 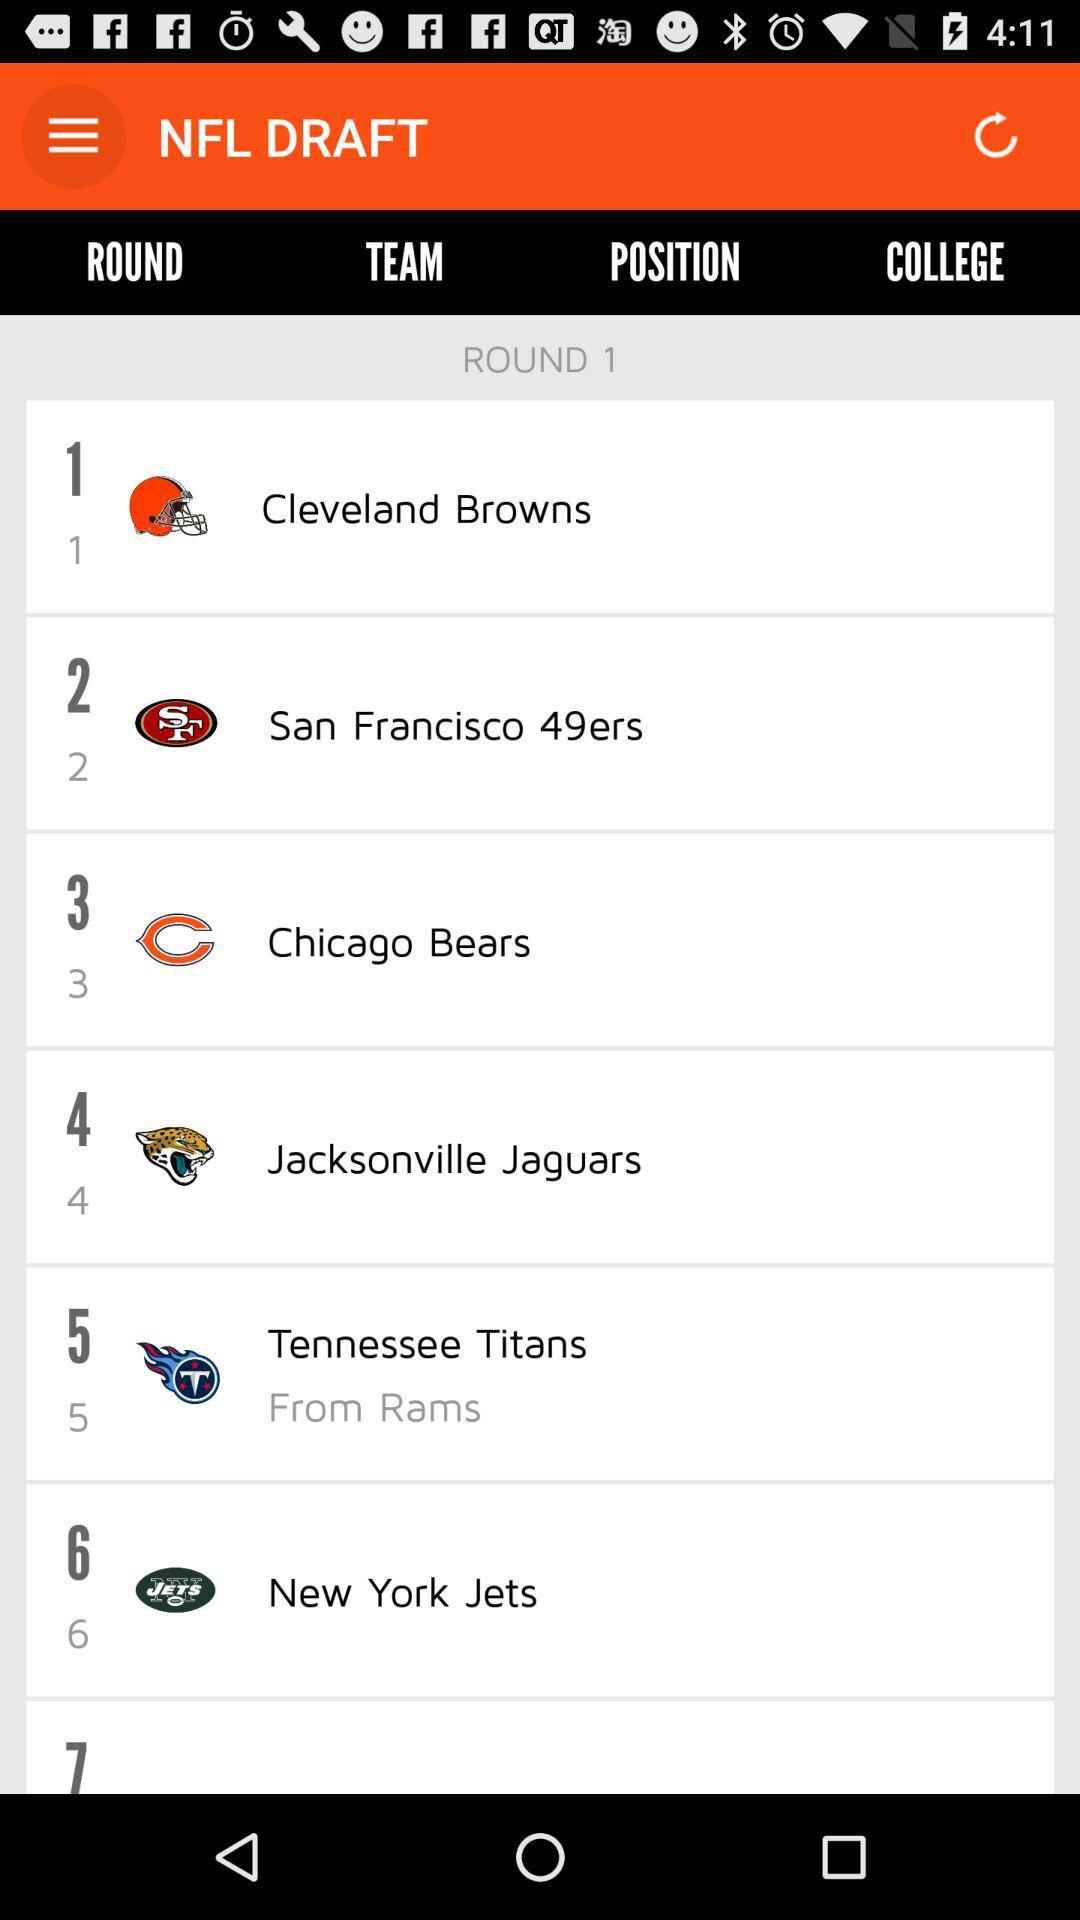 What do you see at coordinates (647, 1404) in the screenshot?
I see `the icon above the new york jets` at bounding box center [647, 1404].